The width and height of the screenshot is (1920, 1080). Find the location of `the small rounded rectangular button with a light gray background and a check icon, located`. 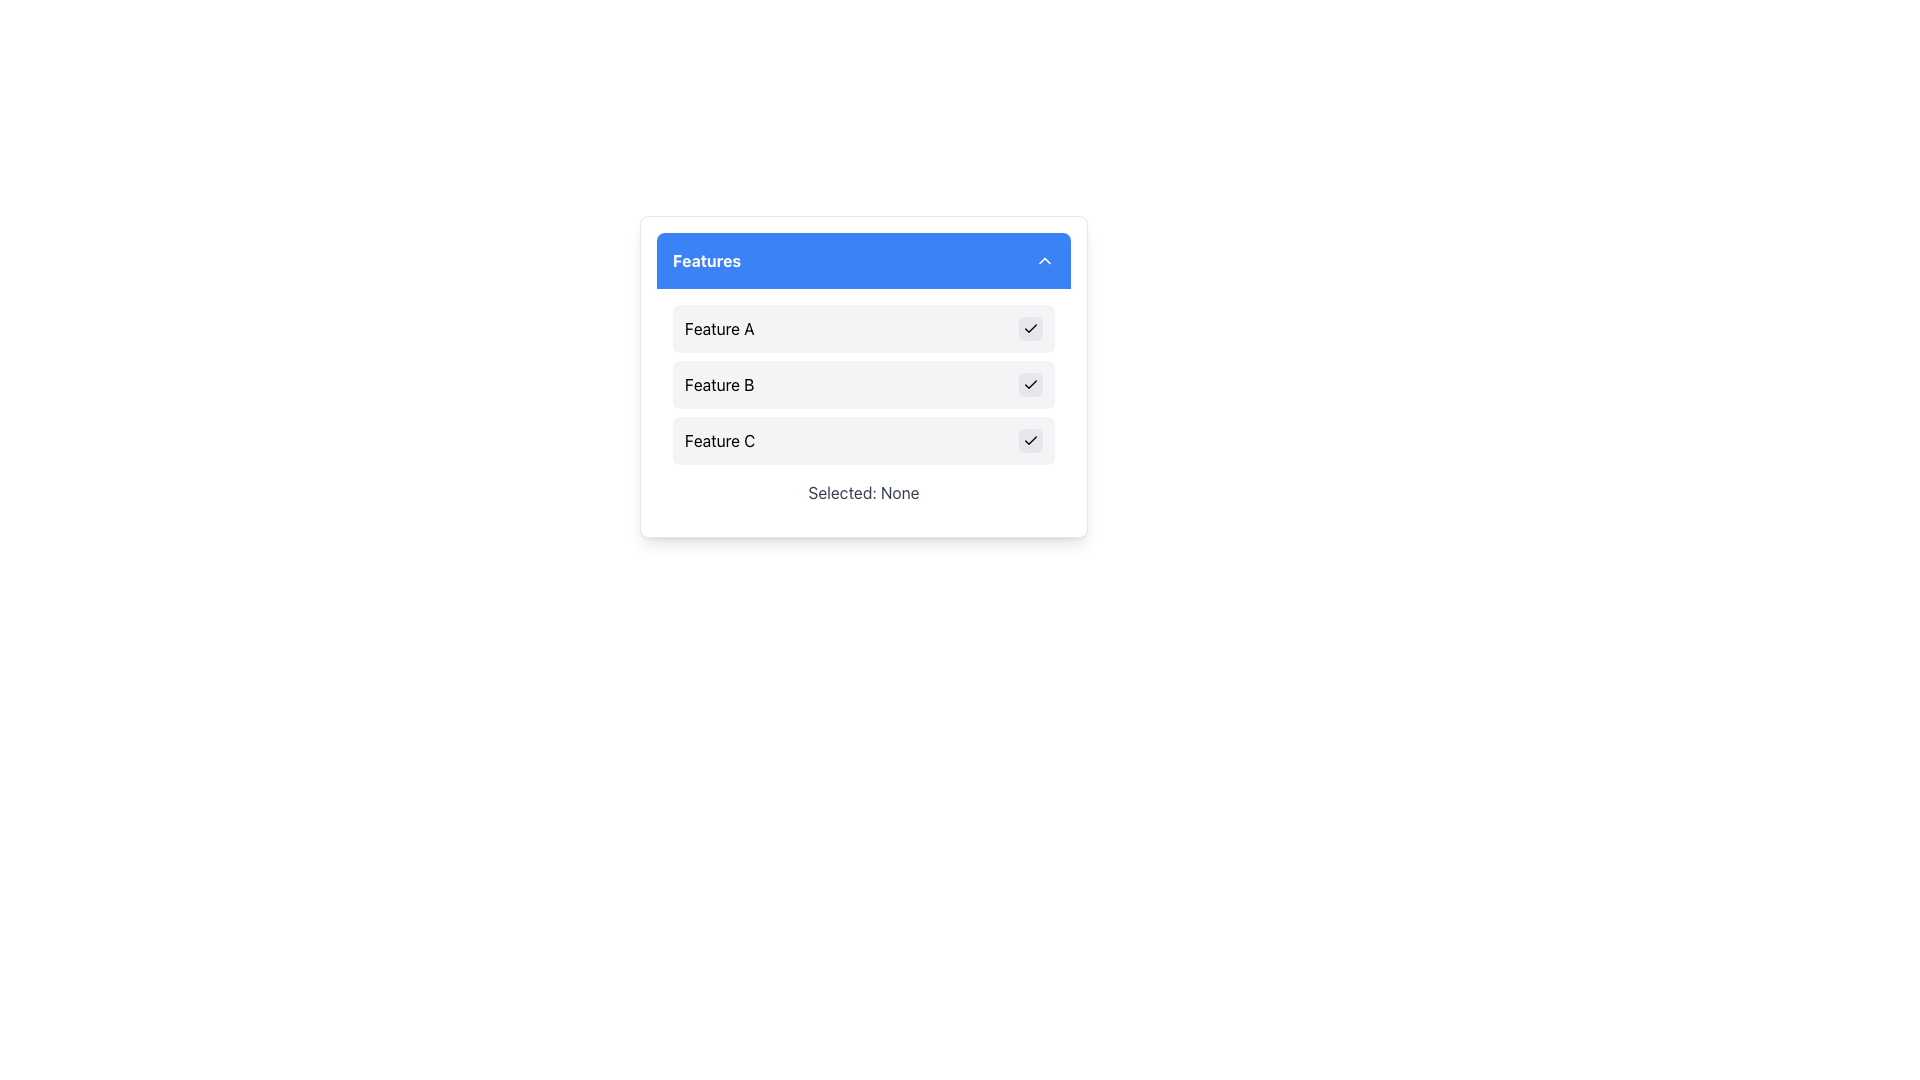

the small rounded rectangular button with a light gray background and a check icon, located is located at coordinates (1031, 439).